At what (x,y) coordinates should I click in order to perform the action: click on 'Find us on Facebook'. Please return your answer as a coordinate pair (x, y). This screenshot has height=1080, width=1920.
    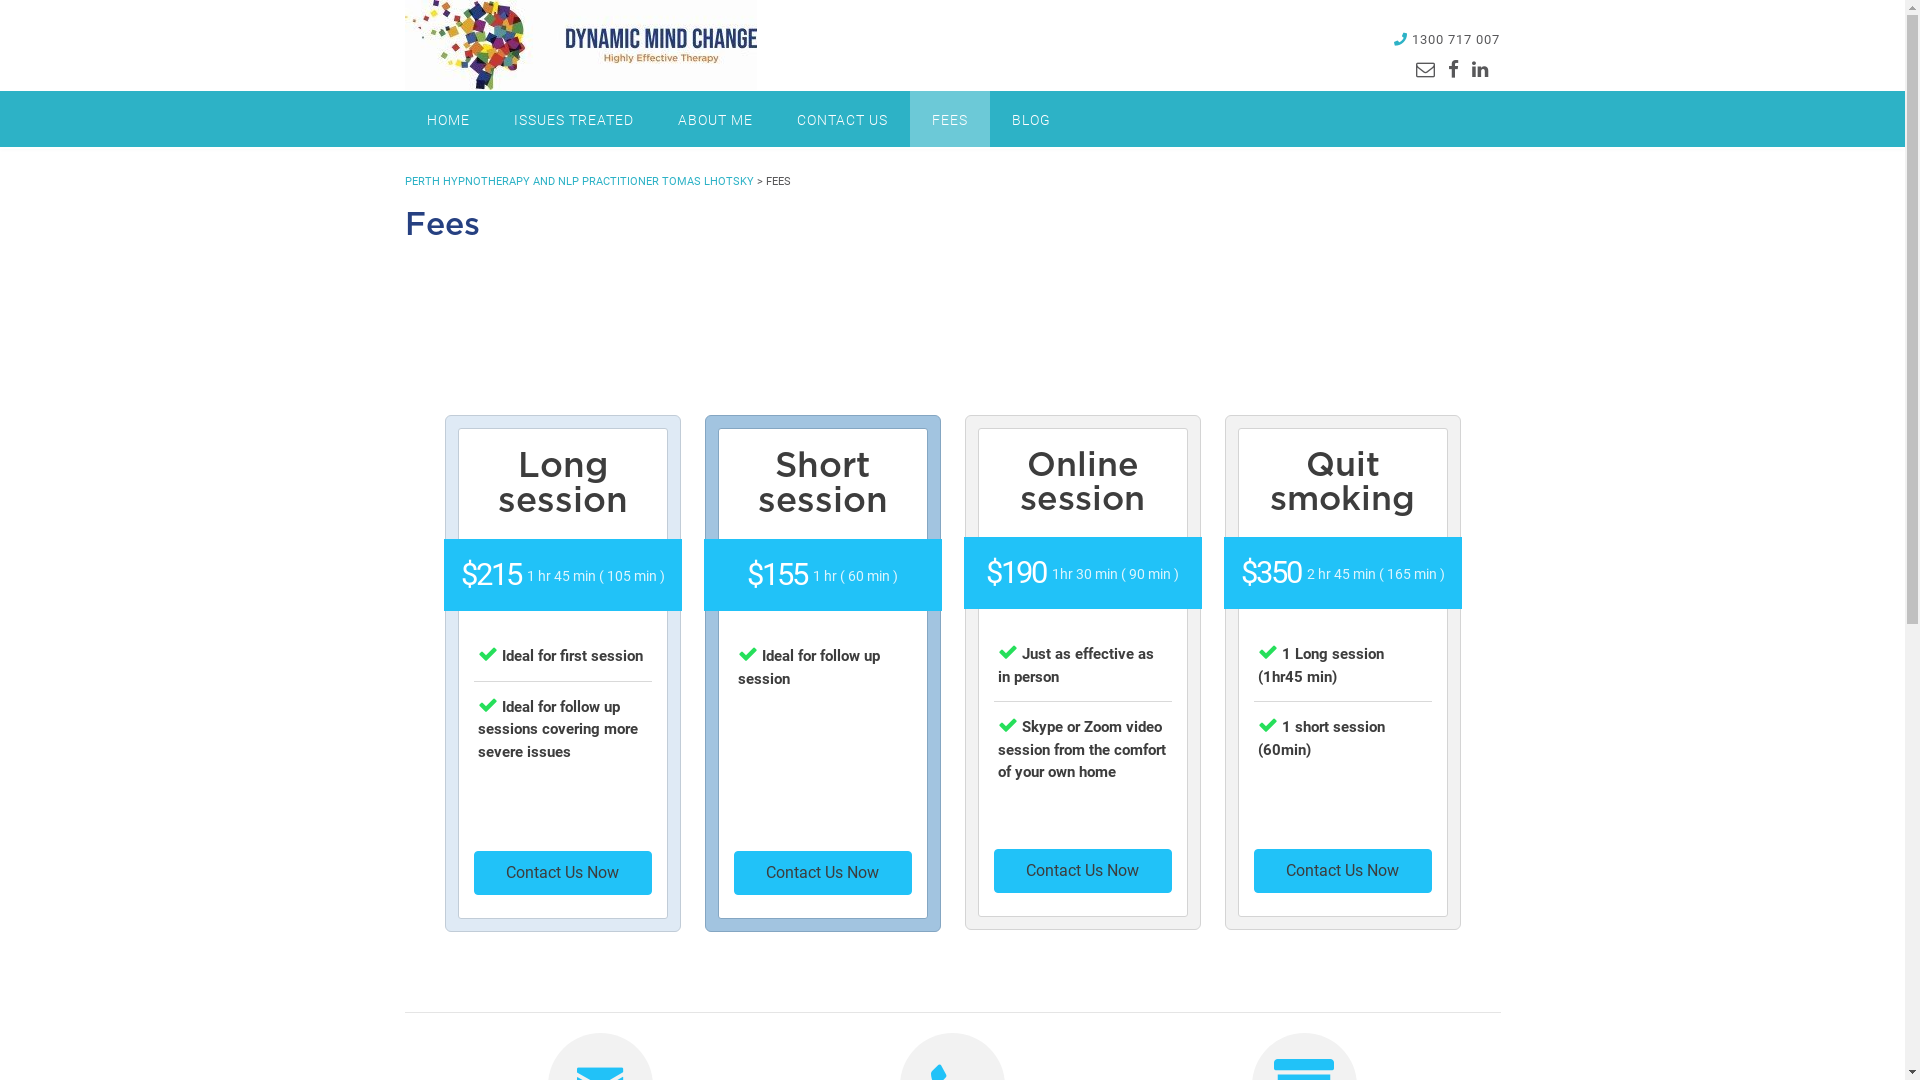
    Looking at the image, I should click on (1453, 68).